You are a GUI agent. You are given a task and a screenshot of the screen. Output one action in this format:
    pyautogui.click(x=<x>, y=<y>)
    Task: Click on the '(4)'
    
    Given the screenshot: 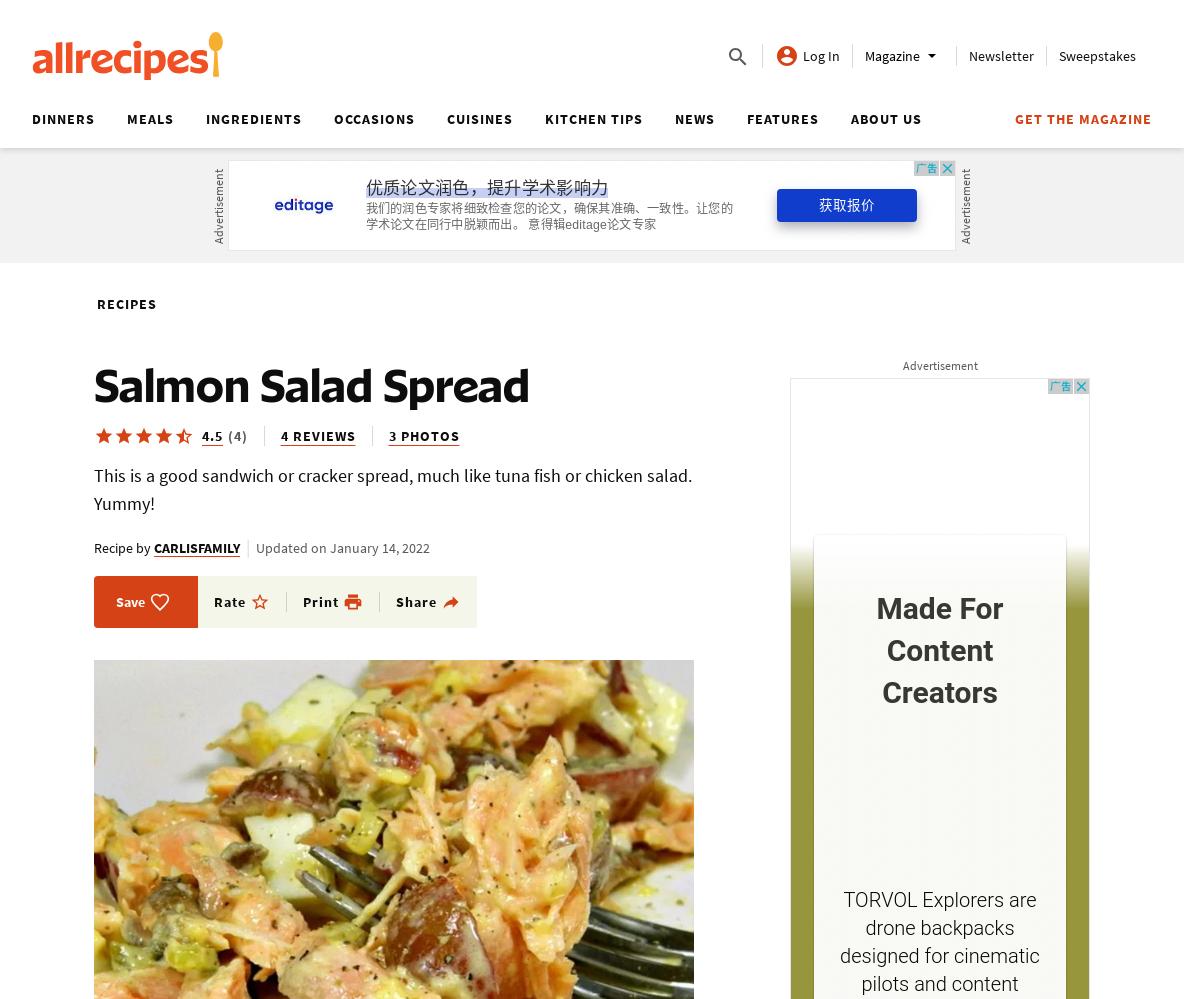 What is the action you would take?
    pyautogui.click(x=237, y=434)
    